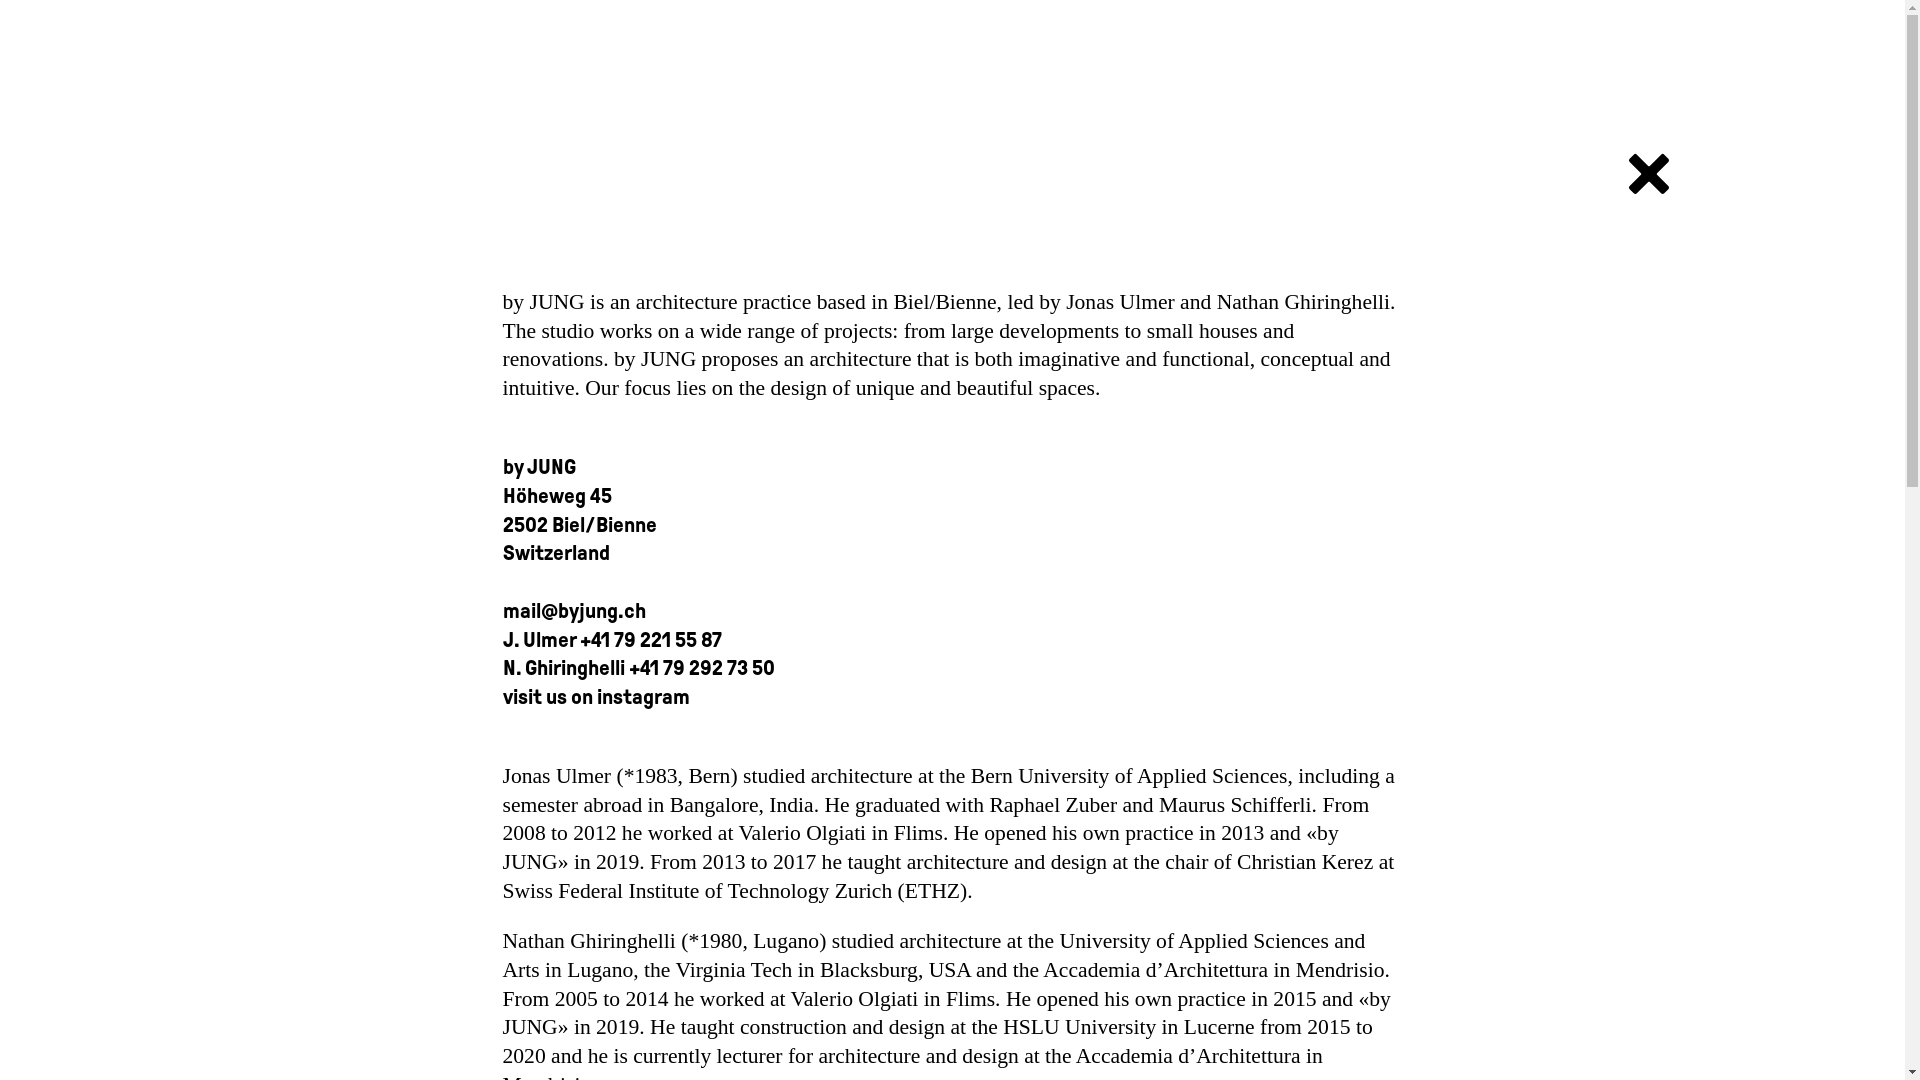  Describe the element at coordinates (572, 609) in the screenshot. I see `'mail@byjung.ch'` at that location.